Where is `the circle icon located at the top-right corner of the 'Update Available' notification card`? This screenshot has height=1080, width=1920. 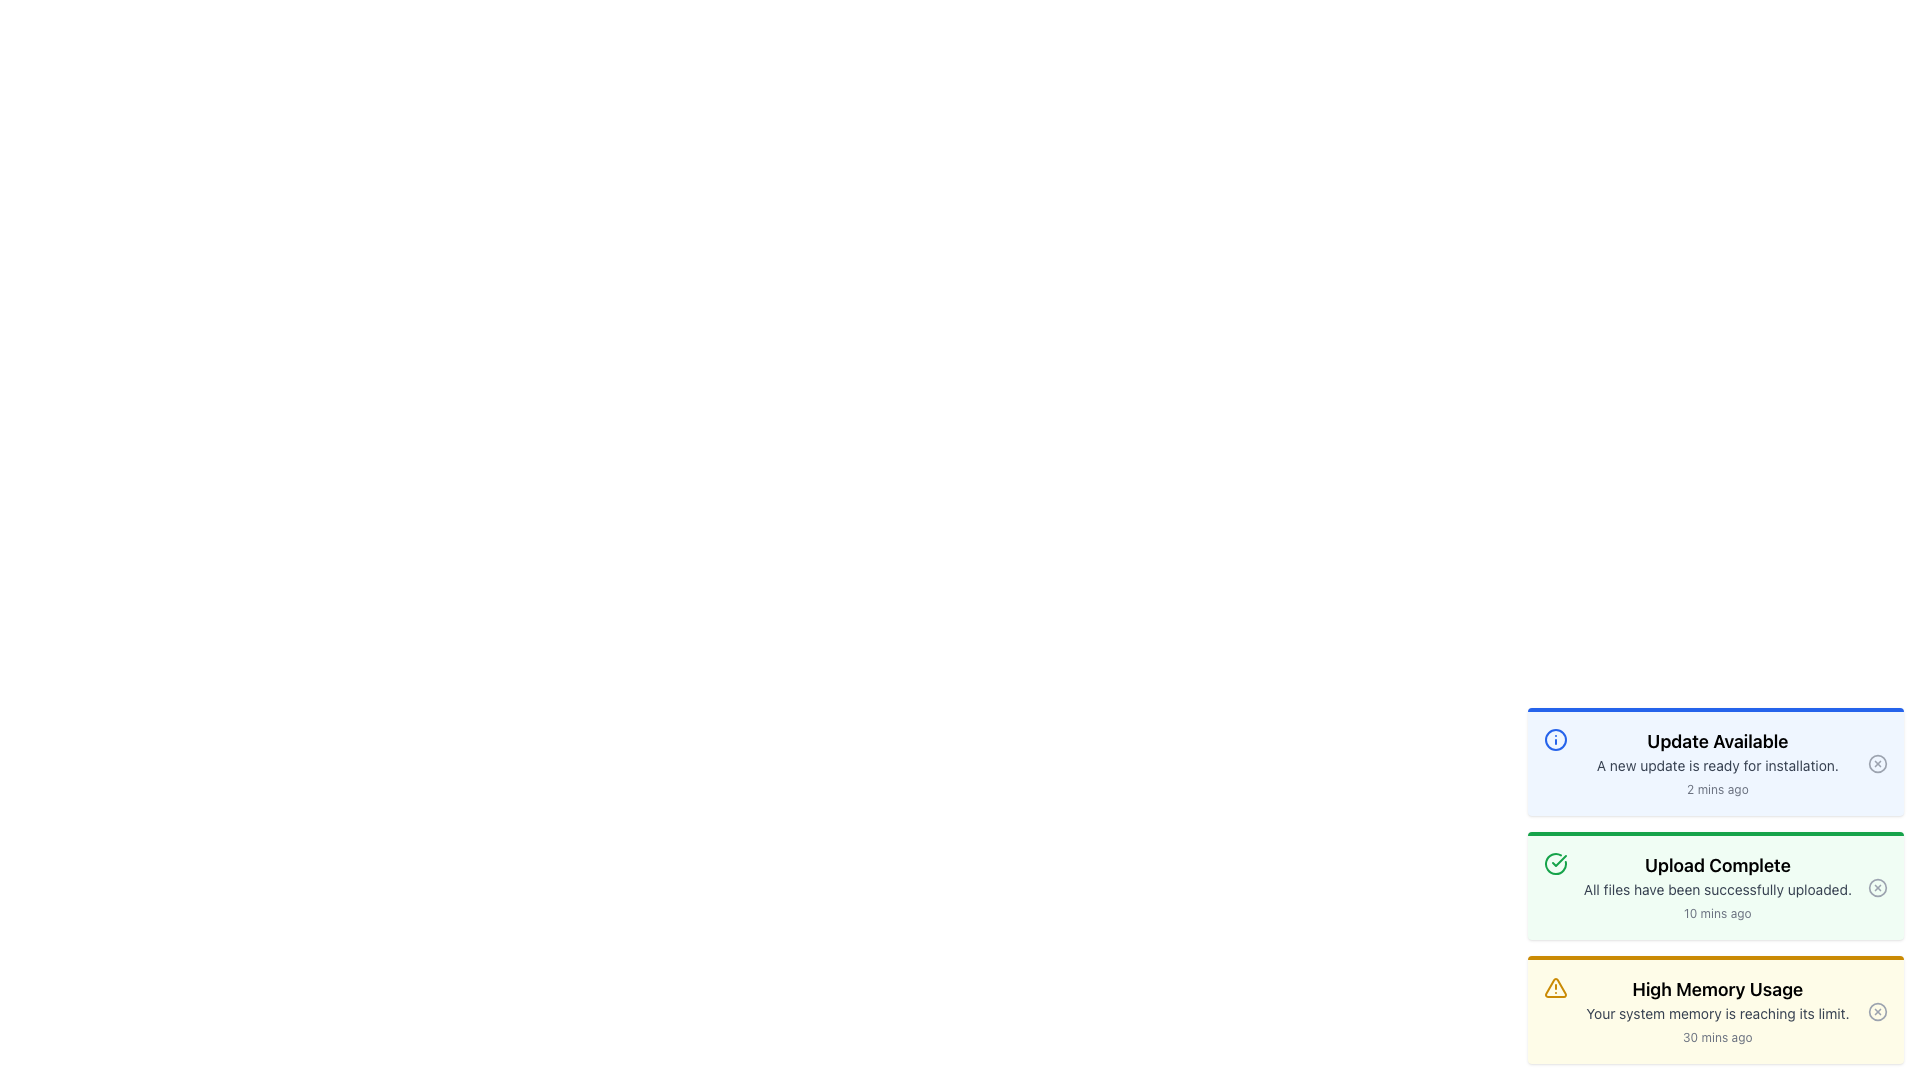
the circle icon located at the top-right corner of the 'Update Available' notification card is located at coordinates (1876, 763).